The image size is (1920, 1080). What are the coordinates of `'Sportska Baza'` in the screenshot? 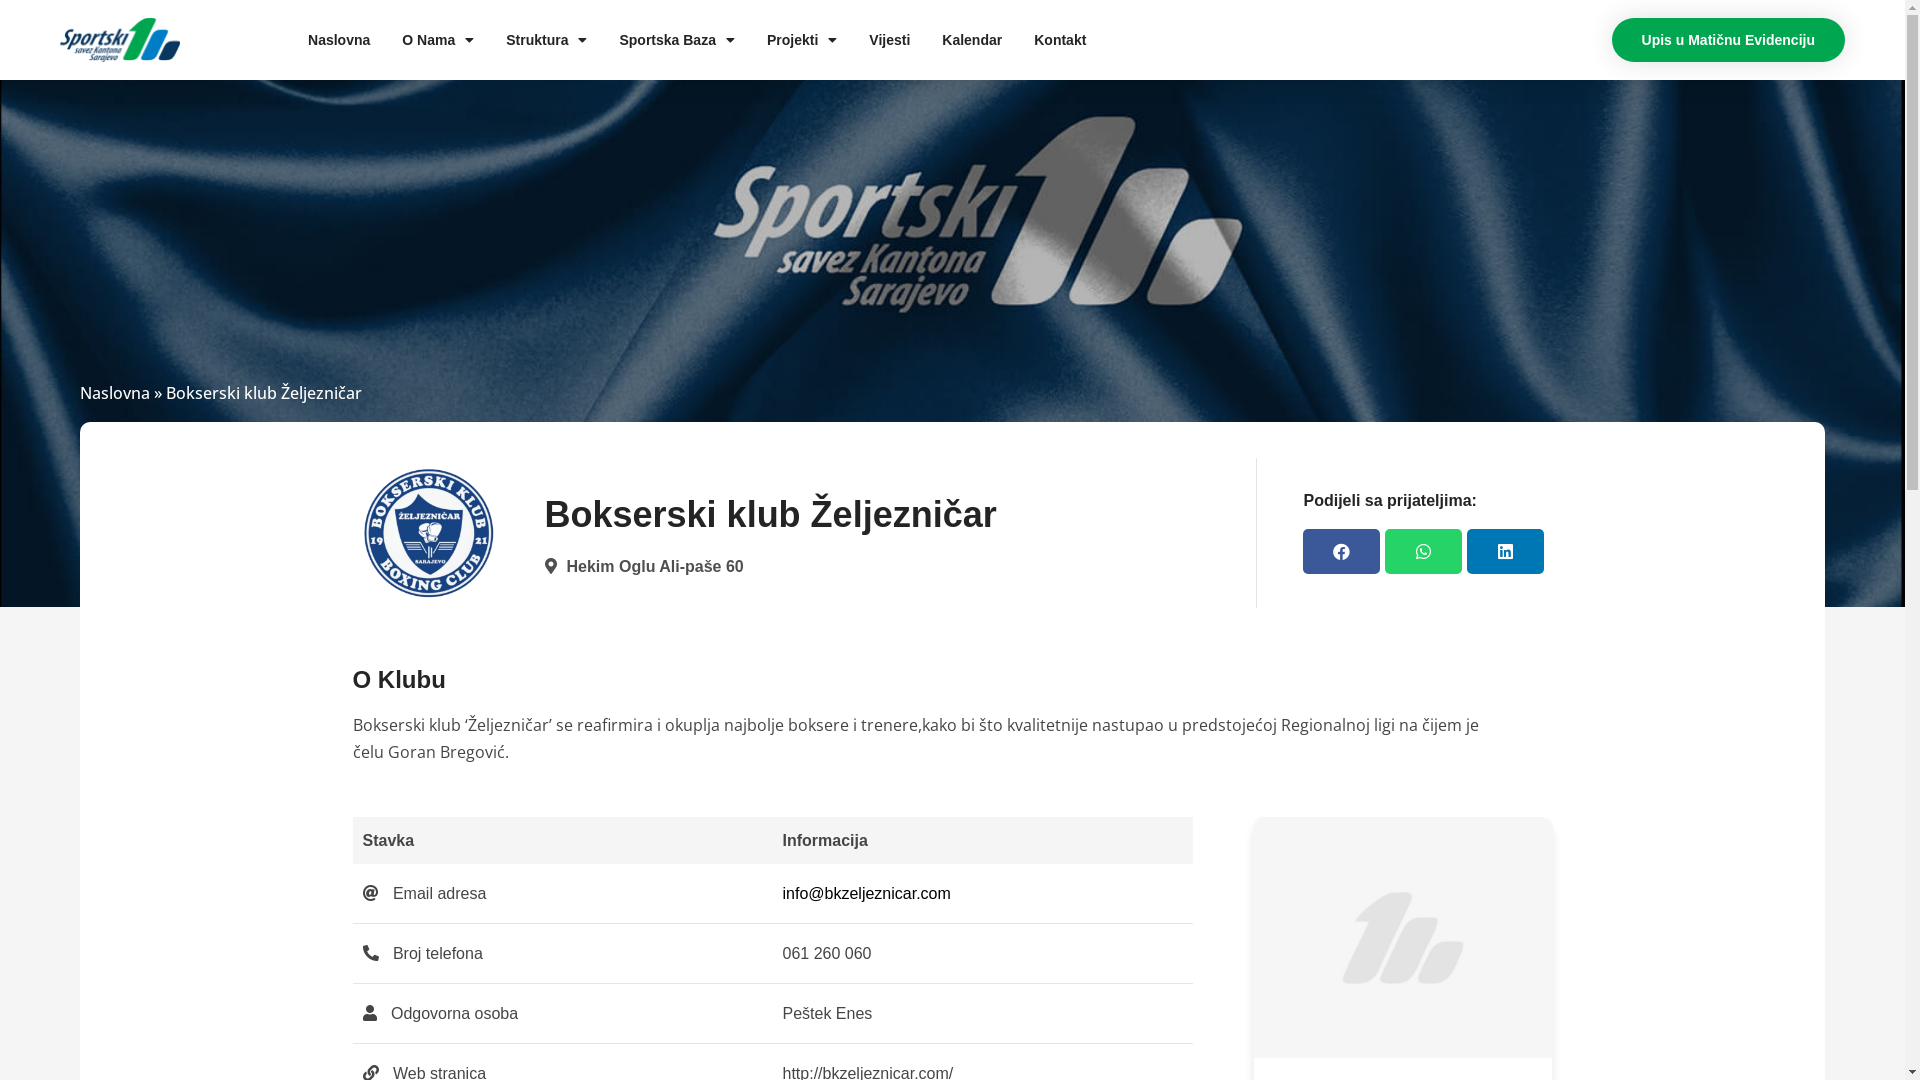 It's located at (602, 39).